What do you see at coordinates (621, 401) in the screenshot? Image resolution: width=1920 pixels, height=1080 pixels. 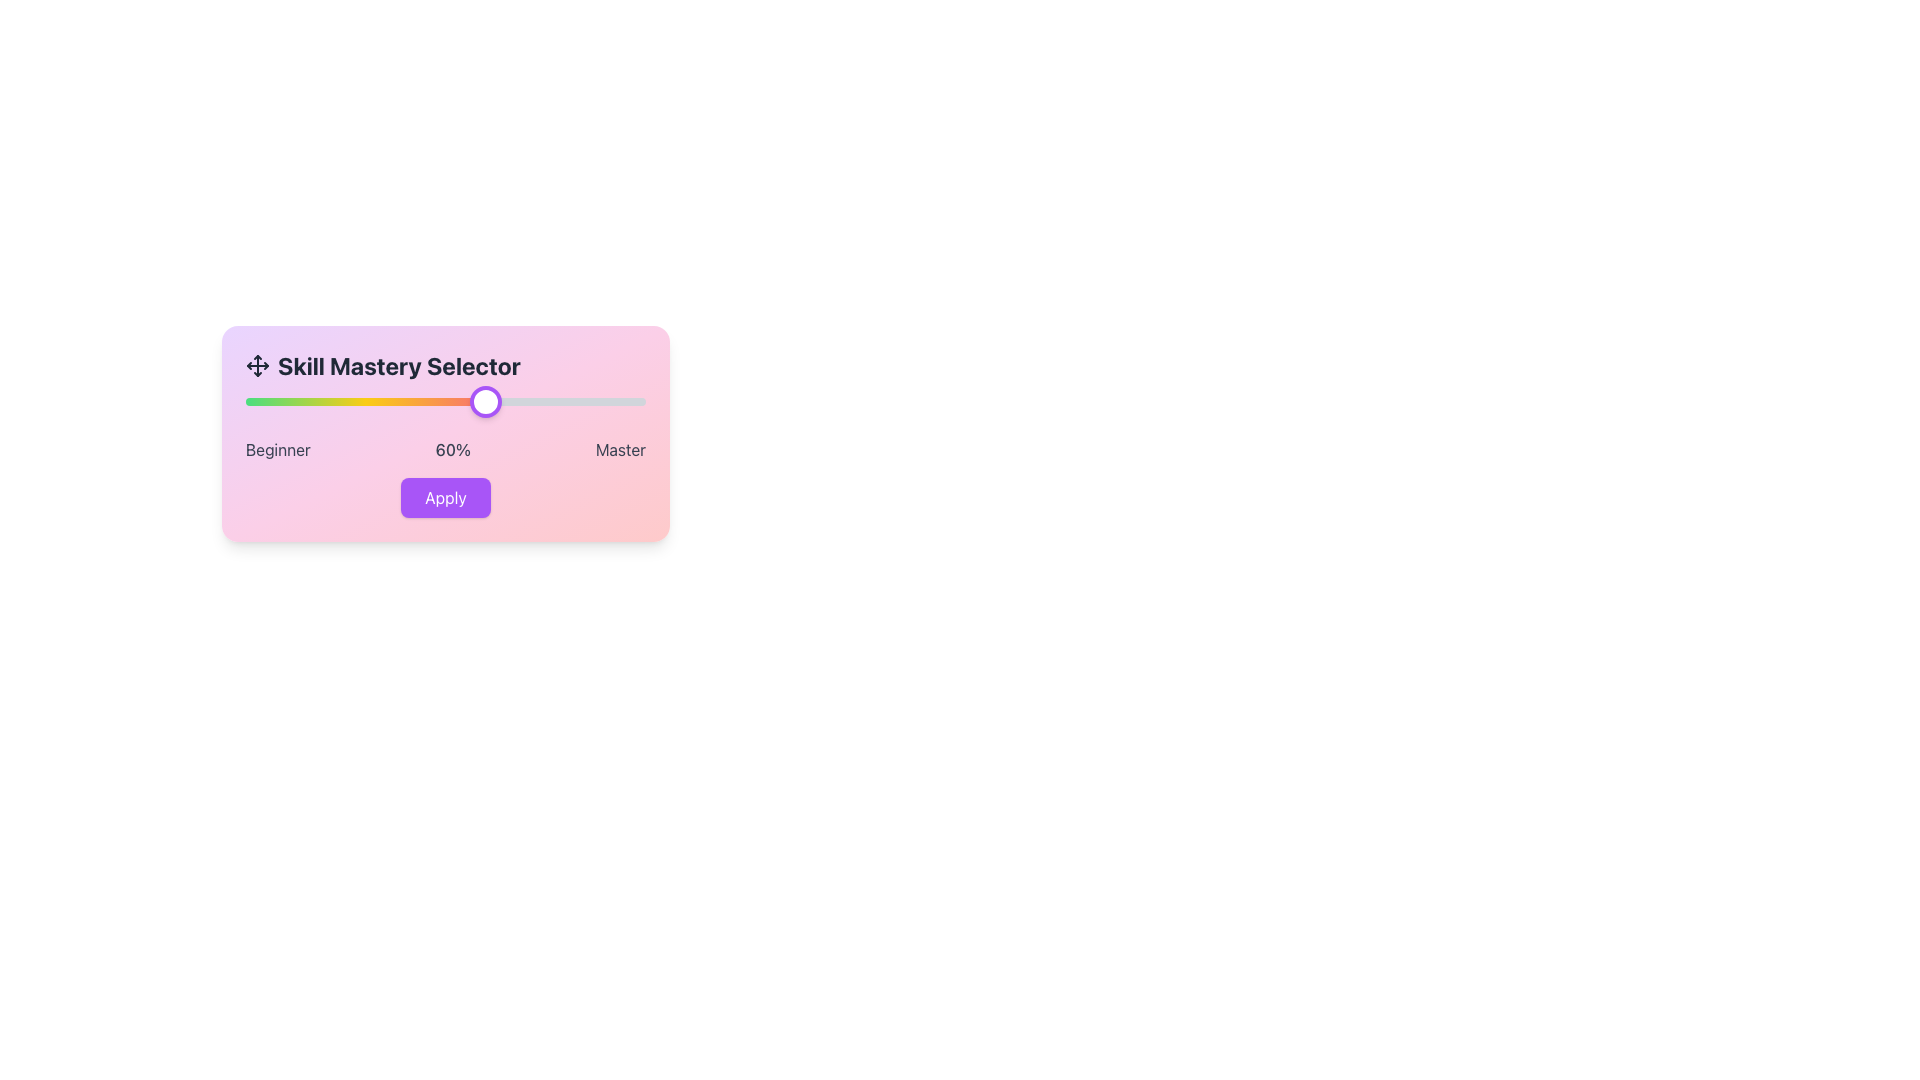 I see `the Skill Mastery level` at bounding box center [621, 401].